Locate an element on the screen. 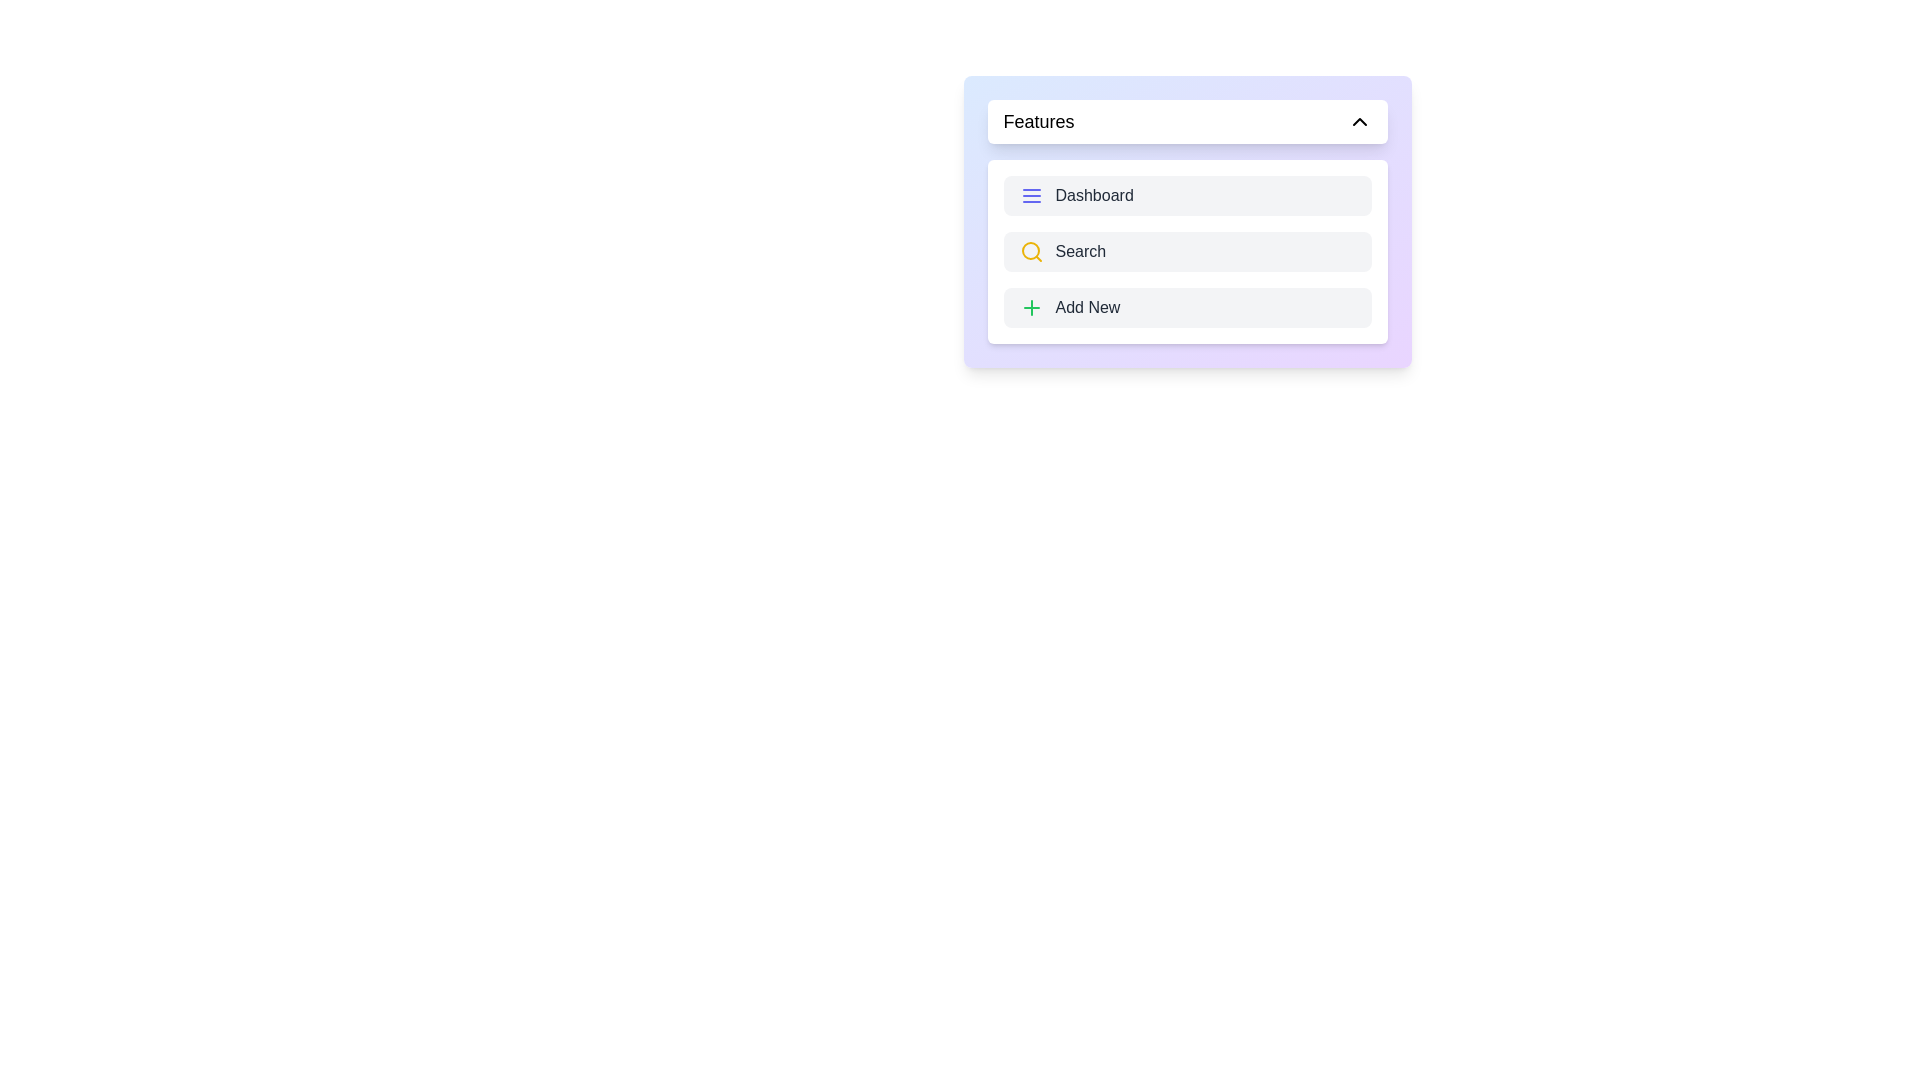 This screenshot has width=1920, height=1080. the 'Search' button to access the search functionality is located at coordinates (1187, 250).